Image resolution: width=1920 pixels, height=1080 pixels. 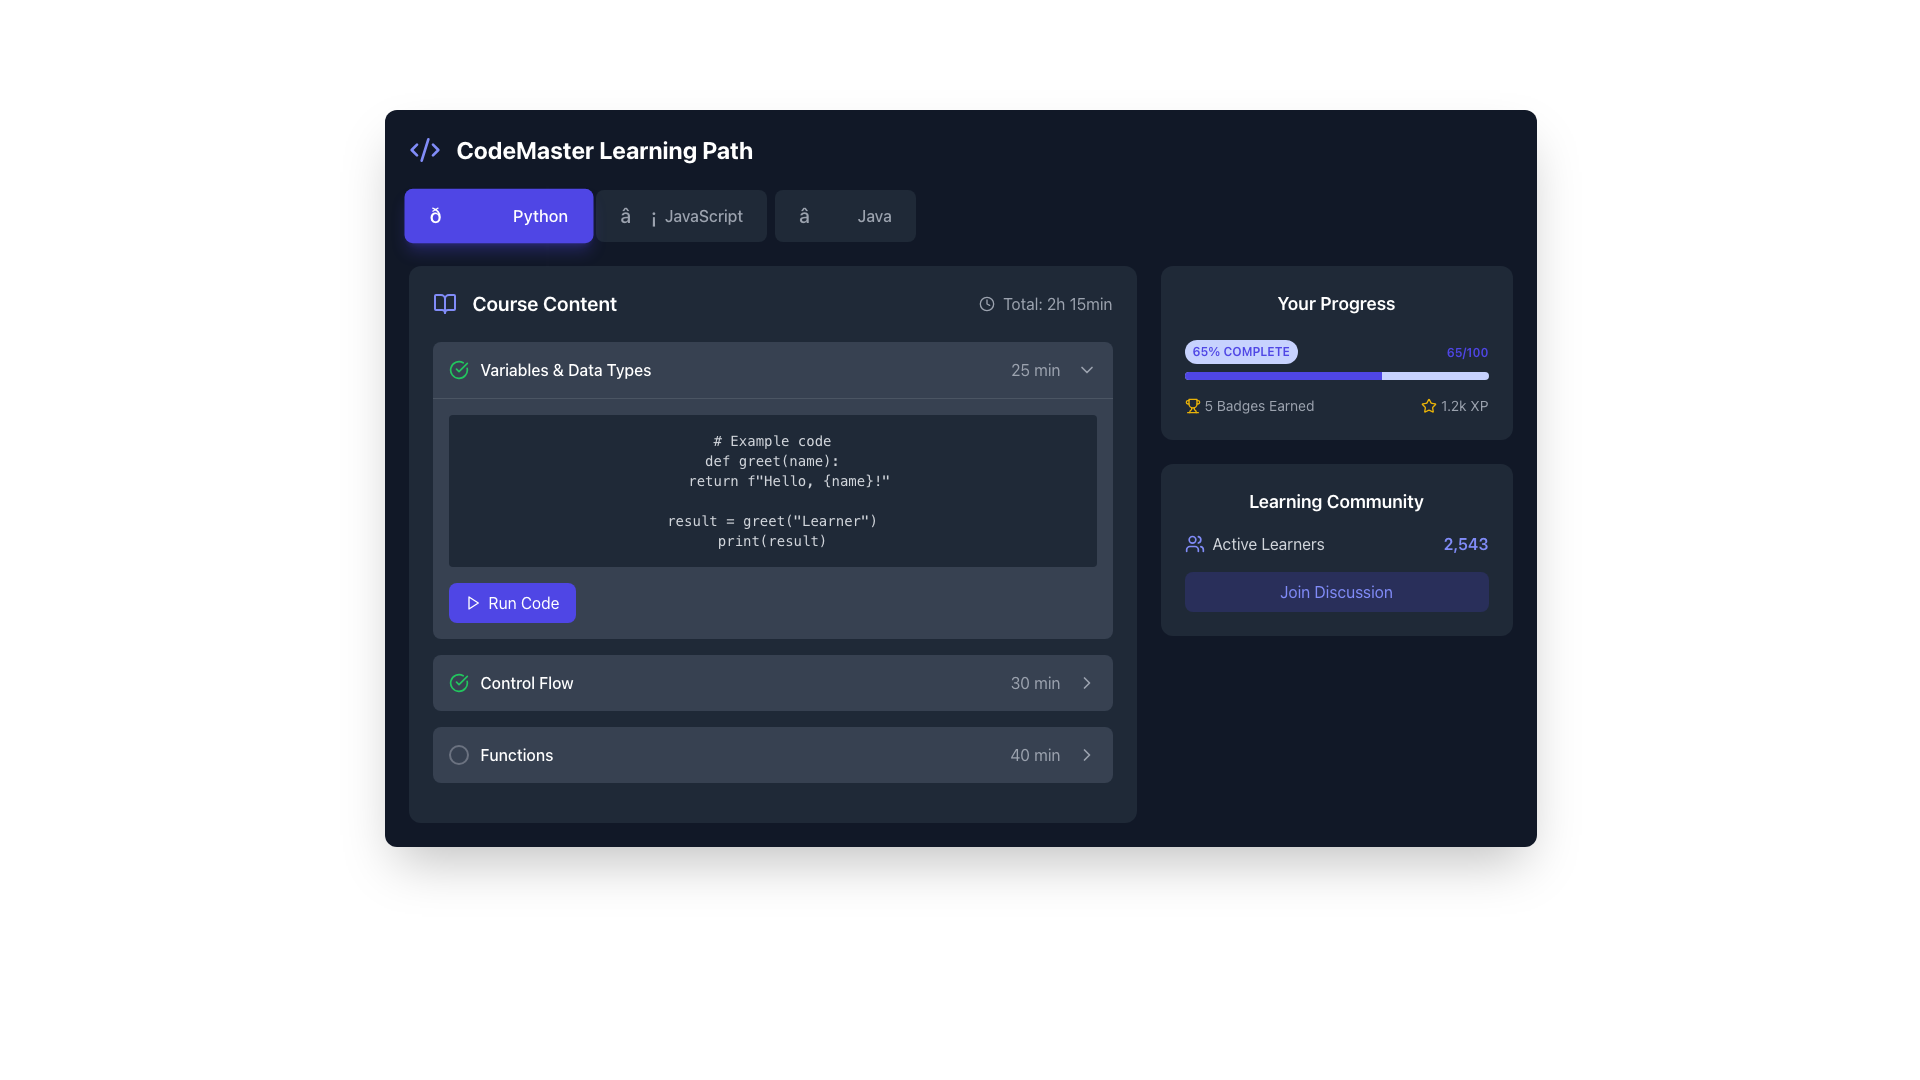 I want to click on the decorative icon located in the top menu bar to the left of the 'JavaScript' button text, so click(x=637, y=216).